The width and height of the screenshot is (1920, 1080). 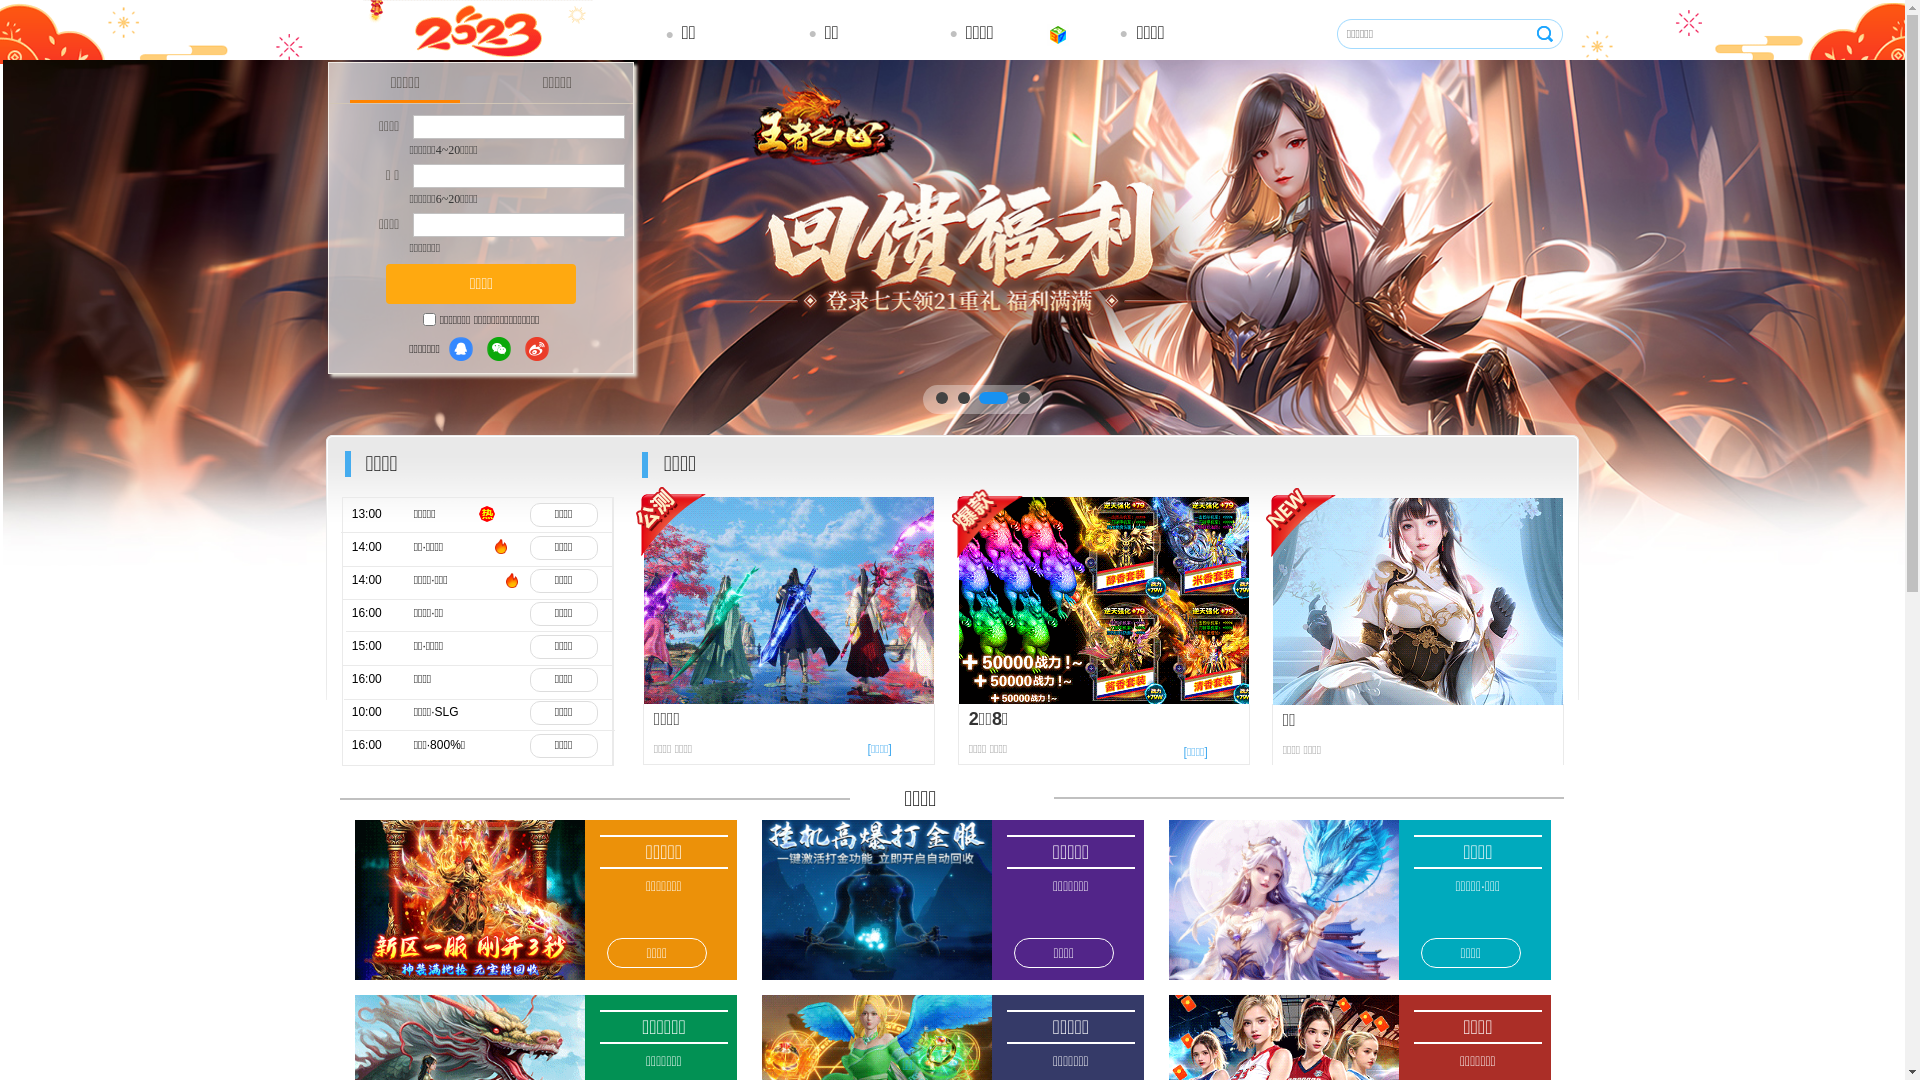 What do you see at coordinates (380, 547) in the screenshot?
I see `'14:00'` at bounding box center [380, 547].